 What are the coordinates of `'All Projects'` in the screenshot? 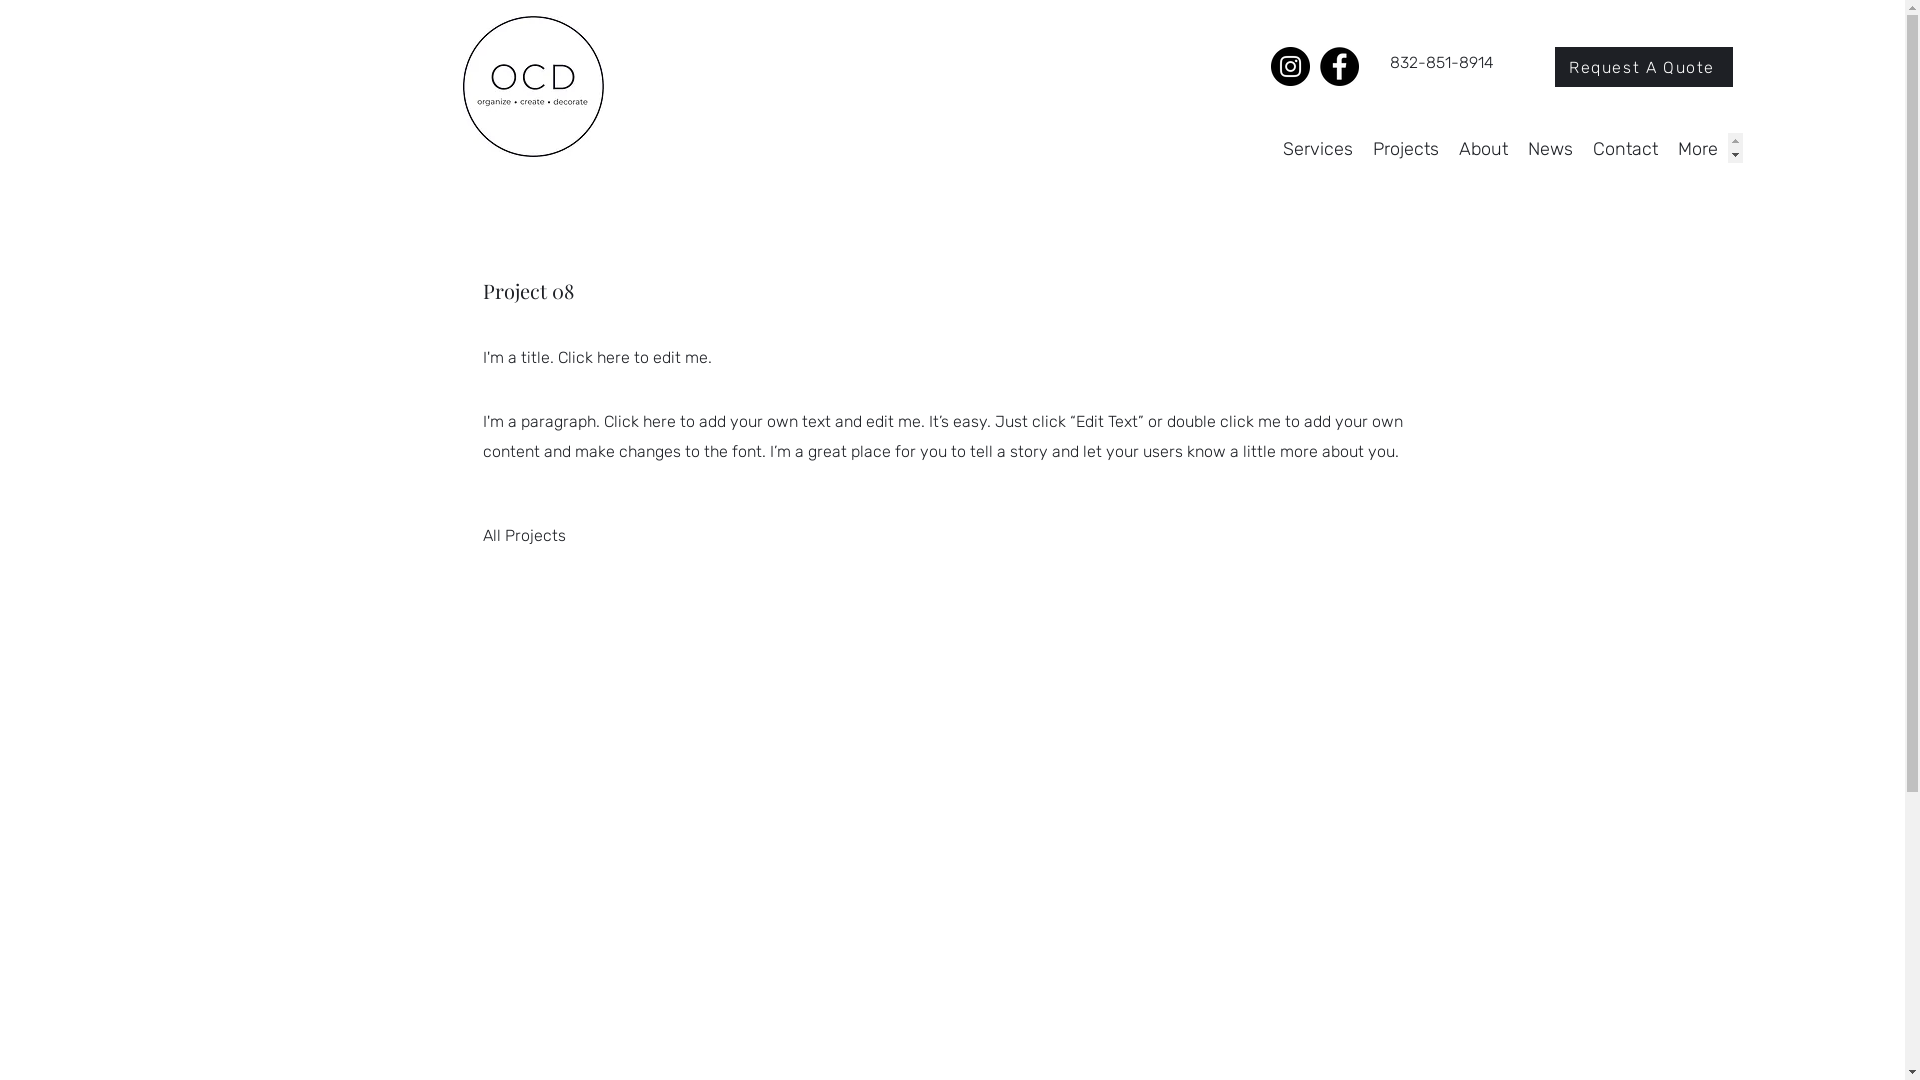 It's located at (523, 535).